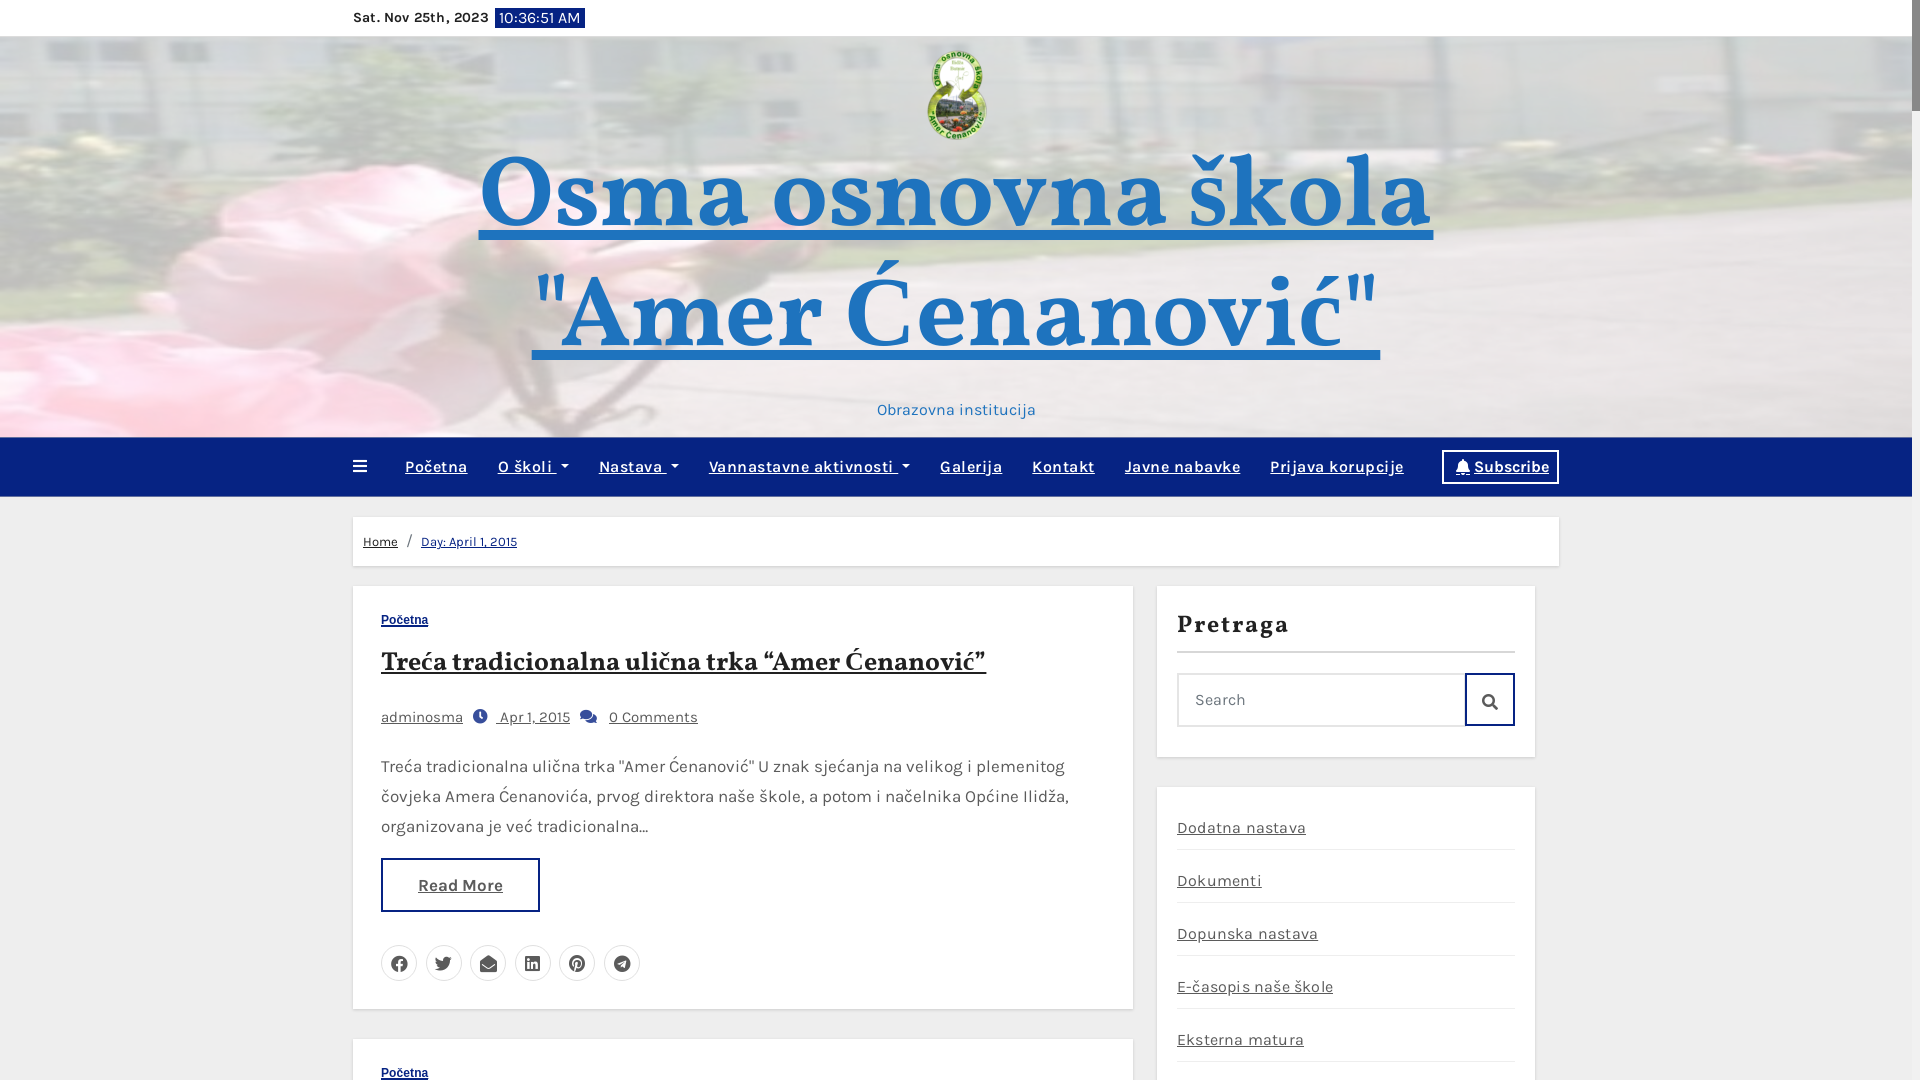 The width and height of the screenshot is (1920, 1080). Describe the element at coordinates (970, 466) in the screenshot. I see `'Galerija'` at that location.